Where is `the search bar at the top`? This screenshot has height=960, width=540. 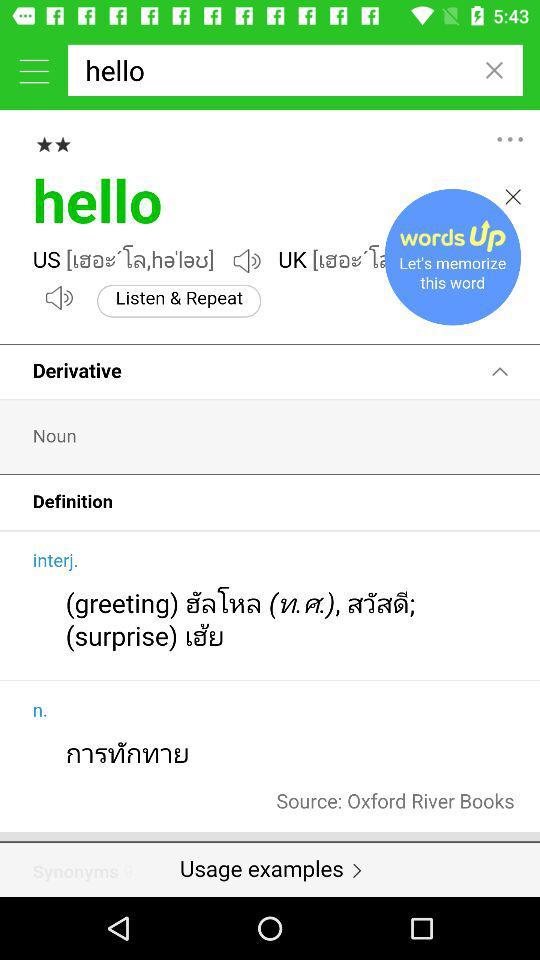 the search bar at the top is located at coordinates (294, 70).